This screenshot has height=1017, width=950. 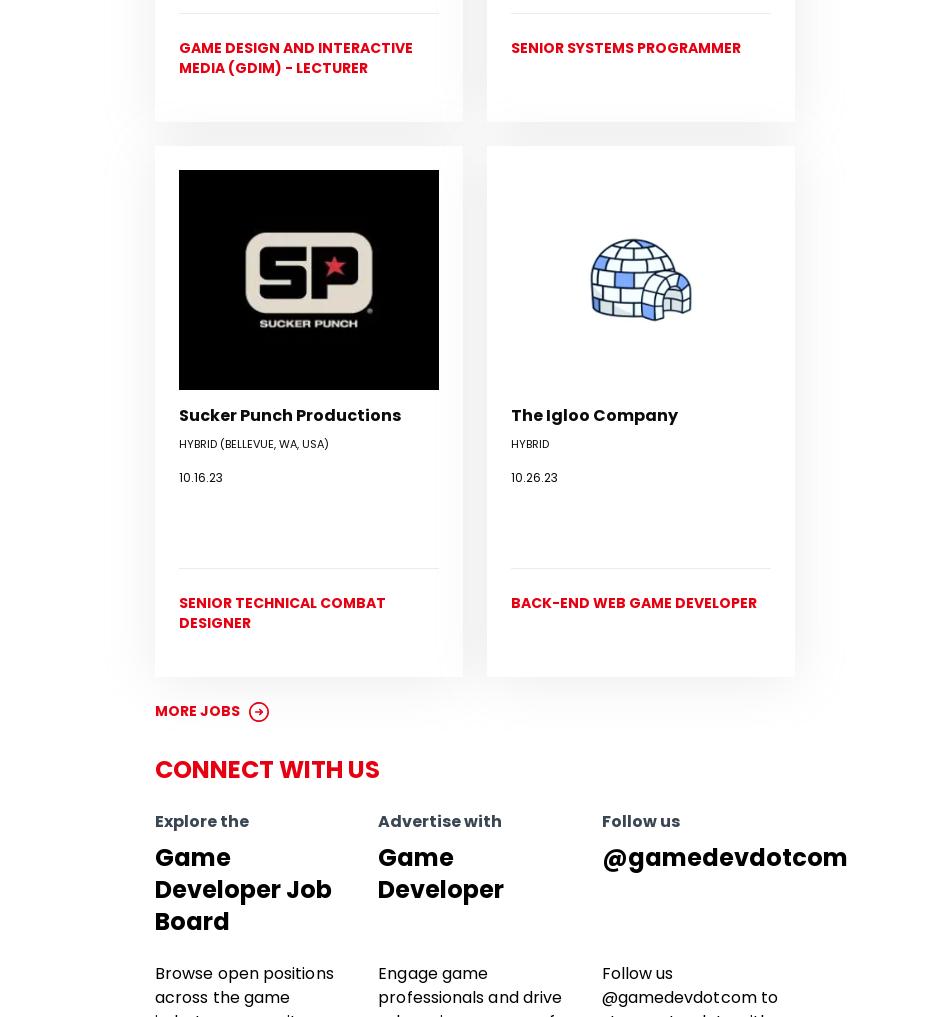 I want to click on 'Senior Technical Combat Designer', so click(x=178, y=611).